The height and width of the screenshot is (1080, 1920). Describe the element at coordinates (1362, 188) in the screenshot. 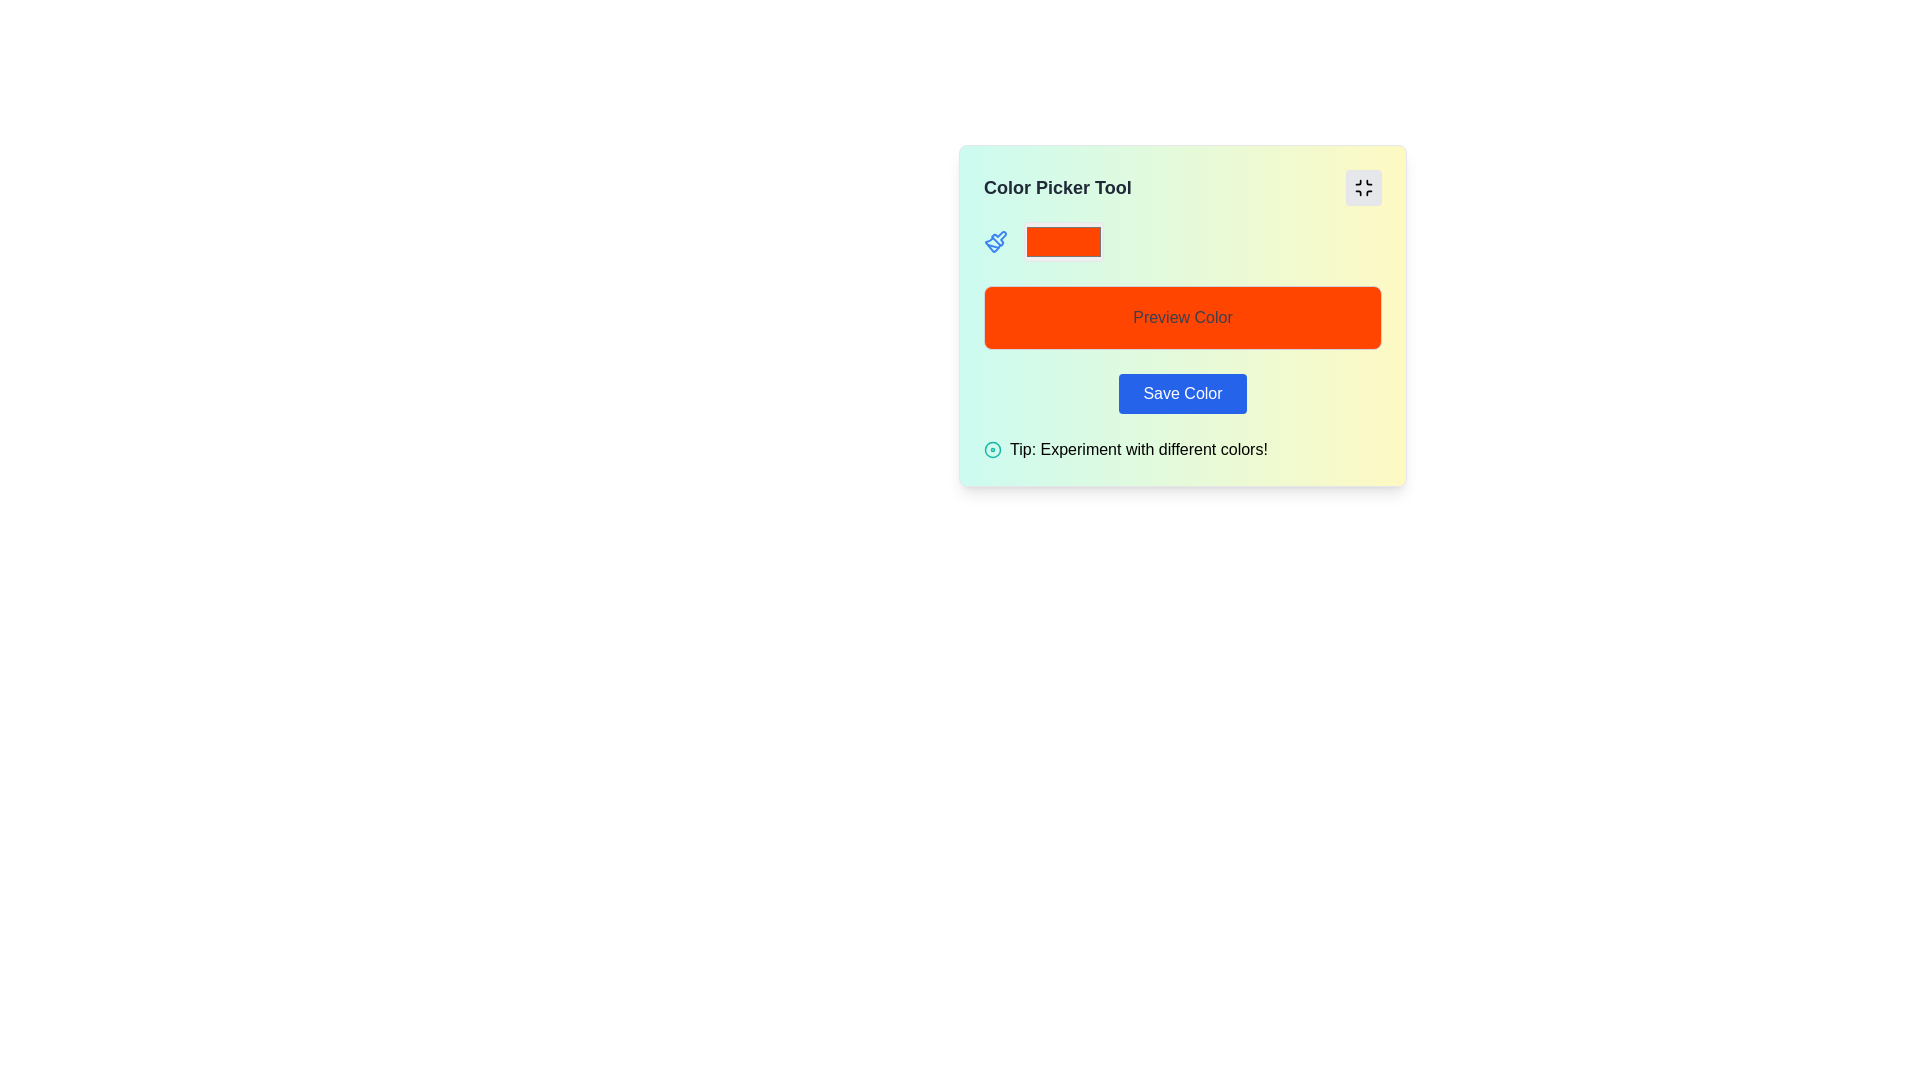

I see `the light gray circular button with a cross design in the top-right corner of the interface to minimize` at that location.